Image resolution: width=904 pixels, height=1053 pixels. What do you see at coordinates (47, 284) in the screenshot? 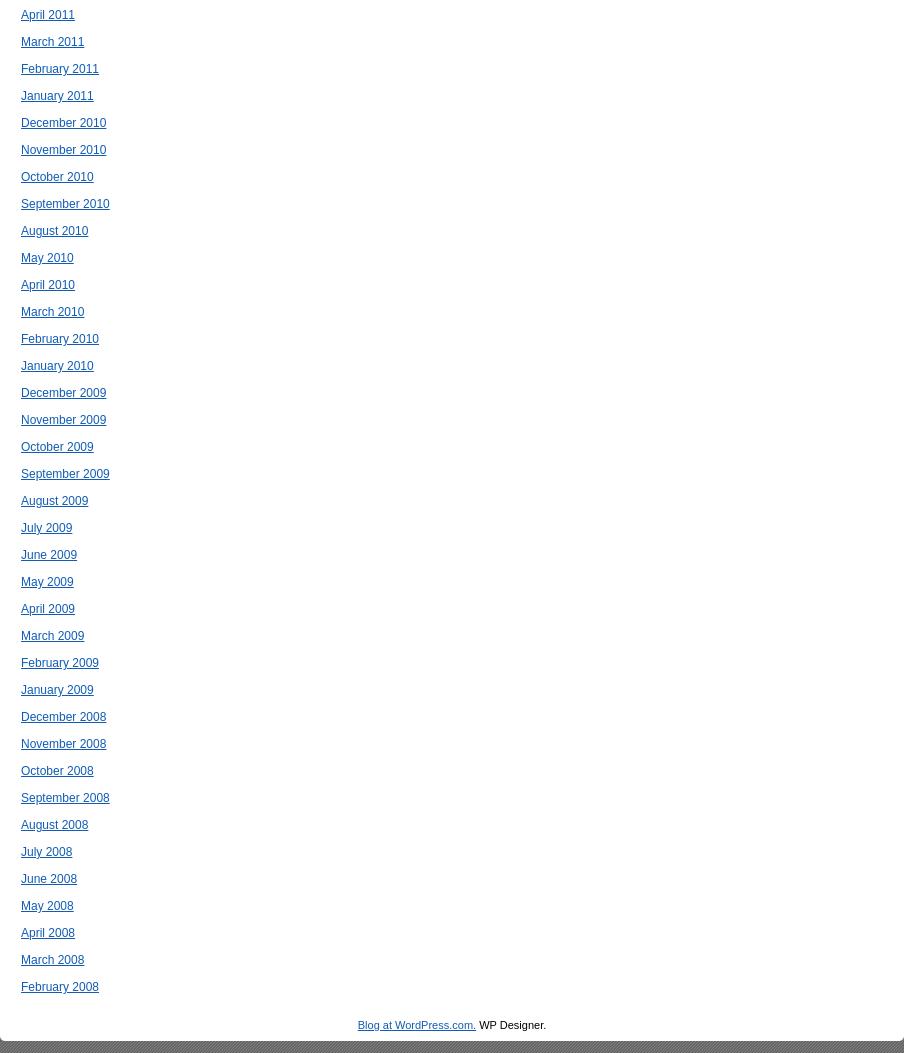
I see `'April 2010'` at bounding box center [47, 284].